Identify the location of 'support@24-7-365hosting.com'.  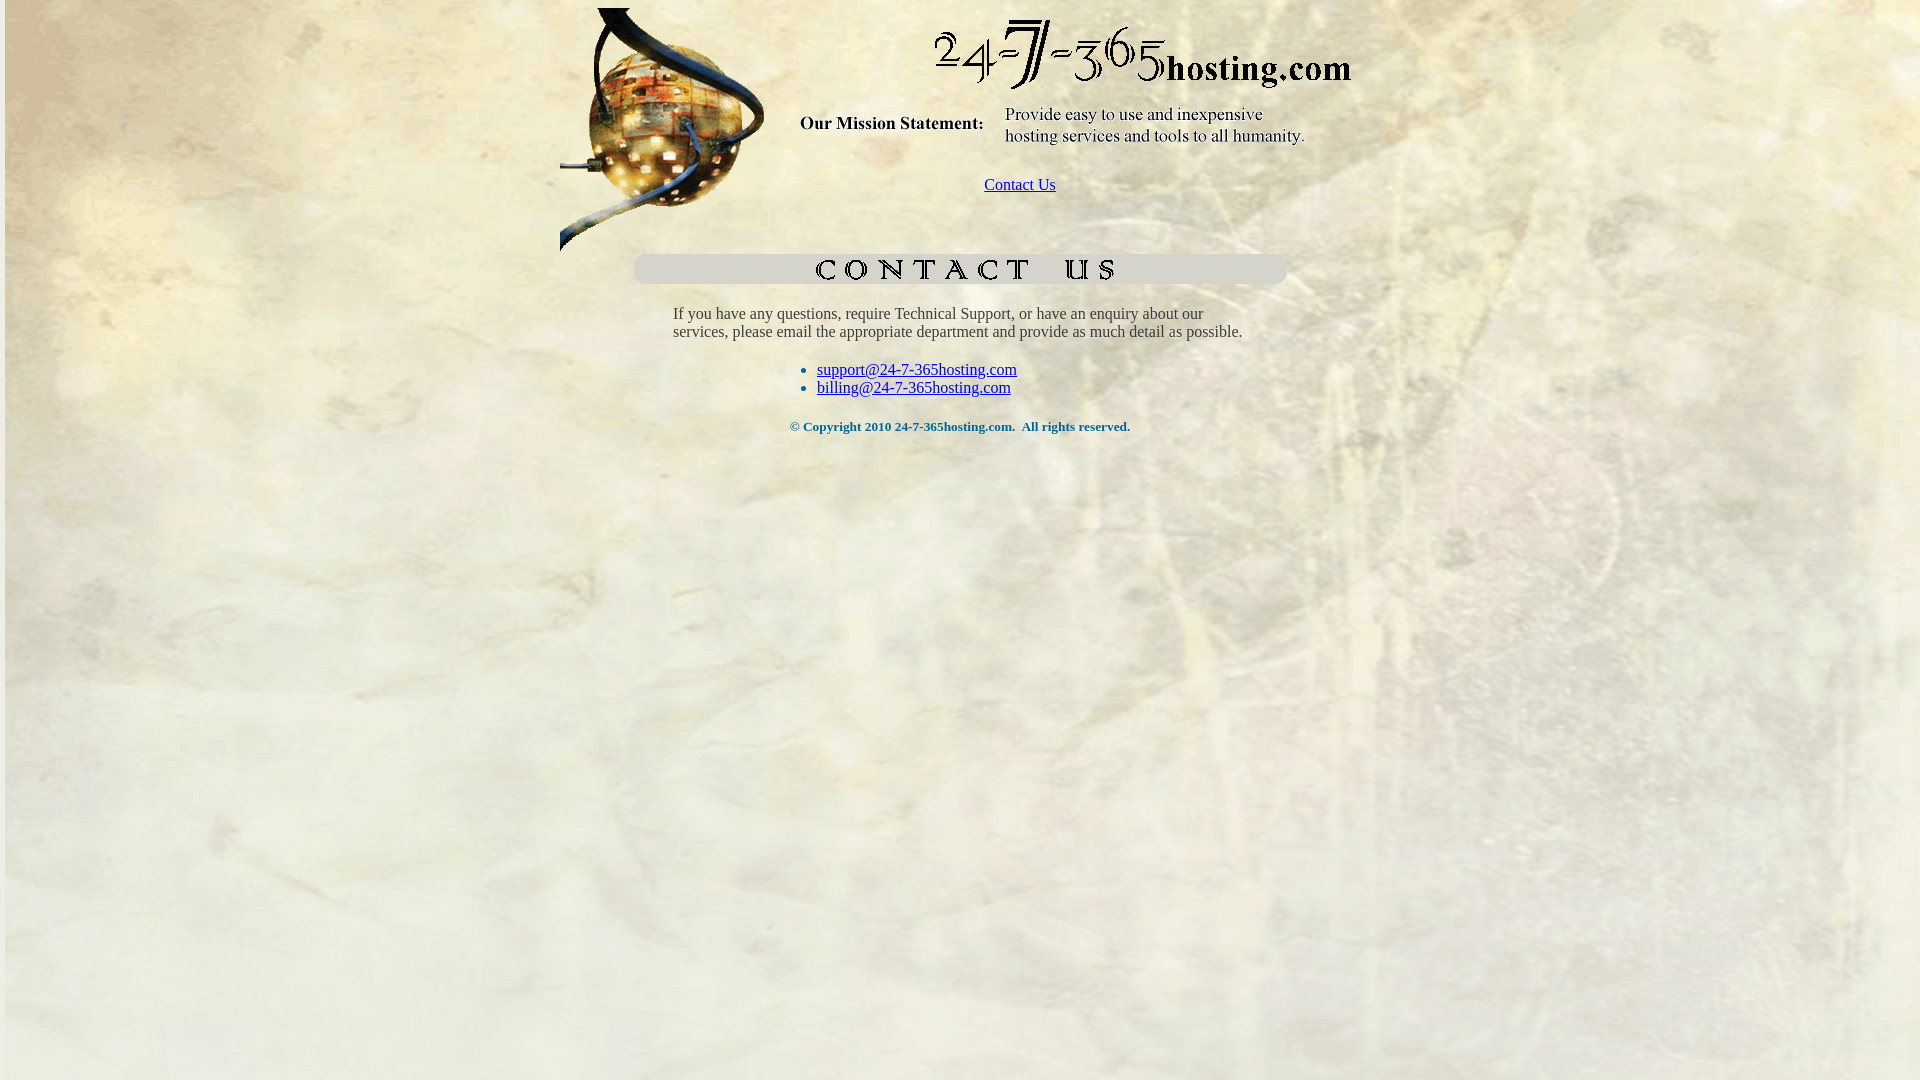
(915, 369).